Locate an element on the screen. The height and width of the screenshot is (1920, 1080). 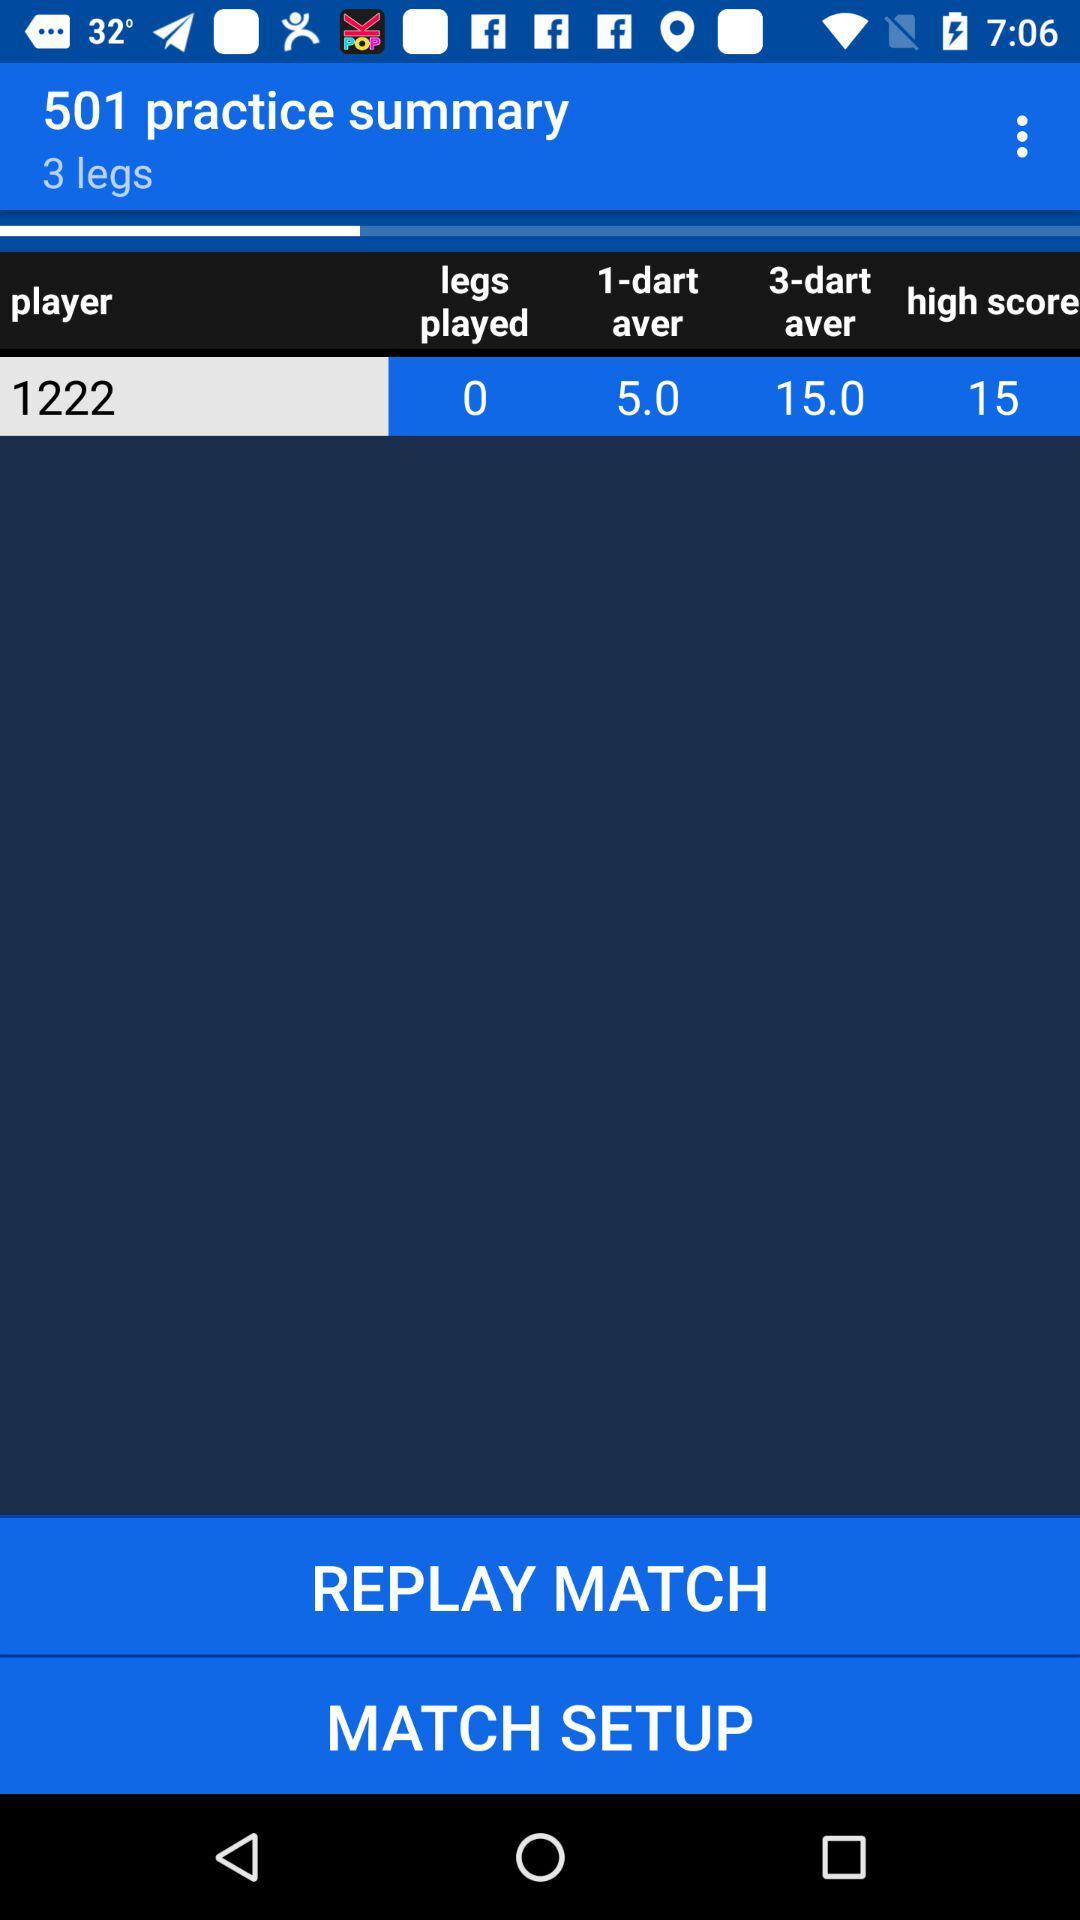
app below player is located at coordinates (166, 396).